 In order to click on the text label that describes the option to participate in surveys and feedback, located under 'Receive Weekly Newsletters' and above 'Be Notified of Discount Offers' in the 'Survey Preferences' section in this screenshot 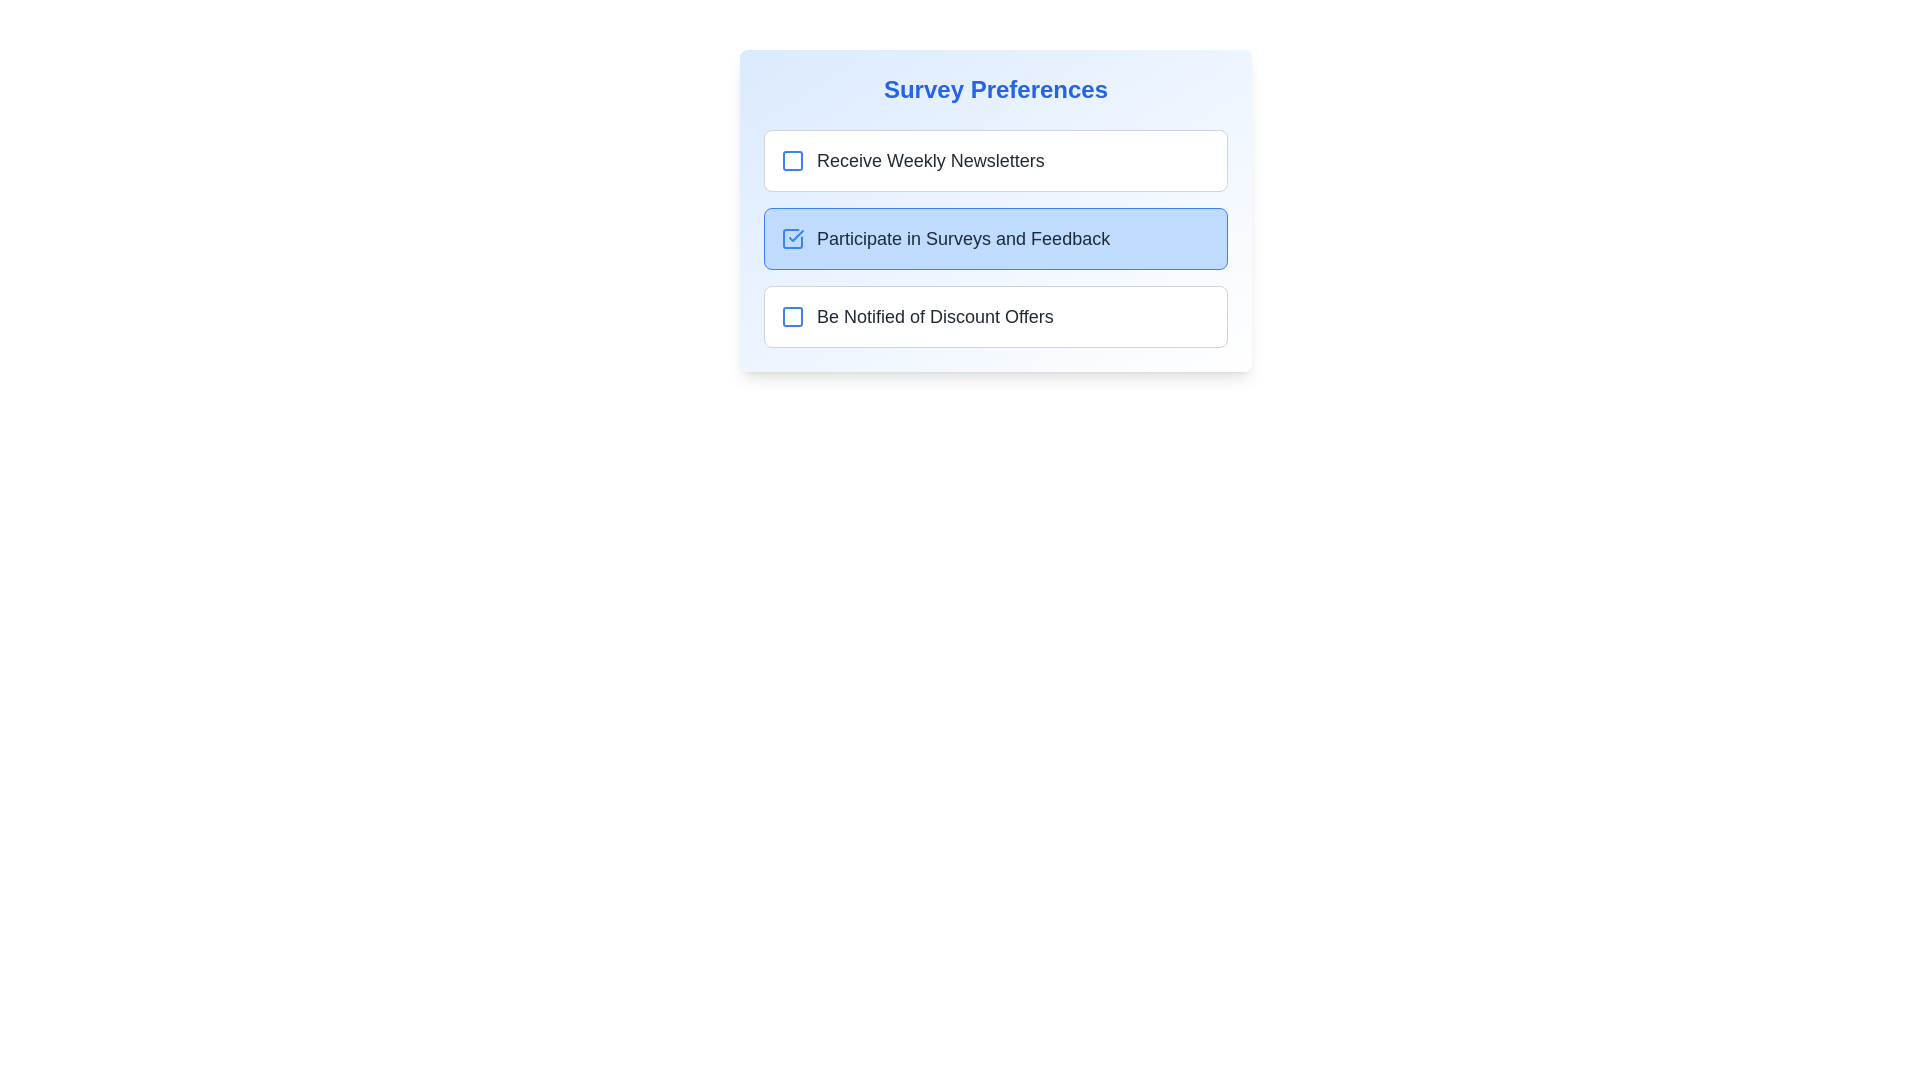, I will do `click(944, 238)`.